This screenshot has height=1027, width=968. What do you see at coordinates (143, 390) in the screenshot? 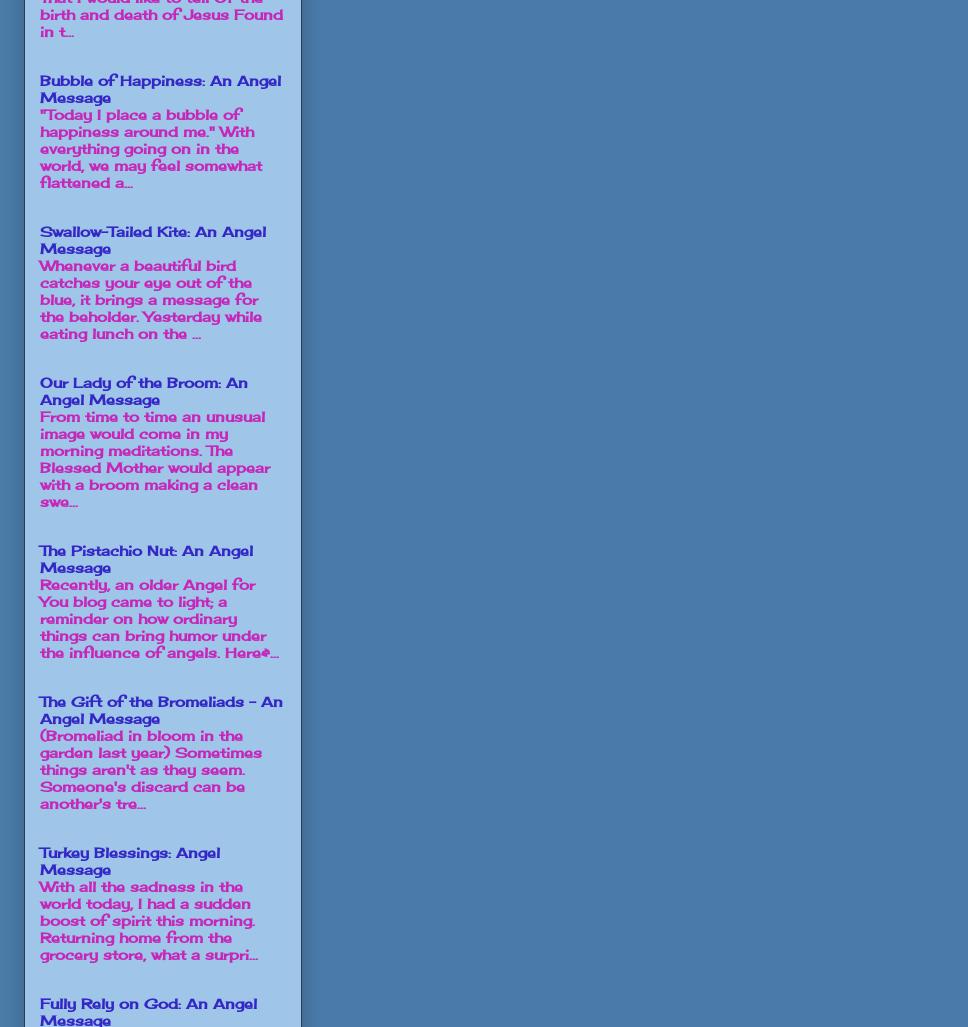
I see `'Our Lady of the Broom:  An Angel Message'` at bounding box center [143, 390].